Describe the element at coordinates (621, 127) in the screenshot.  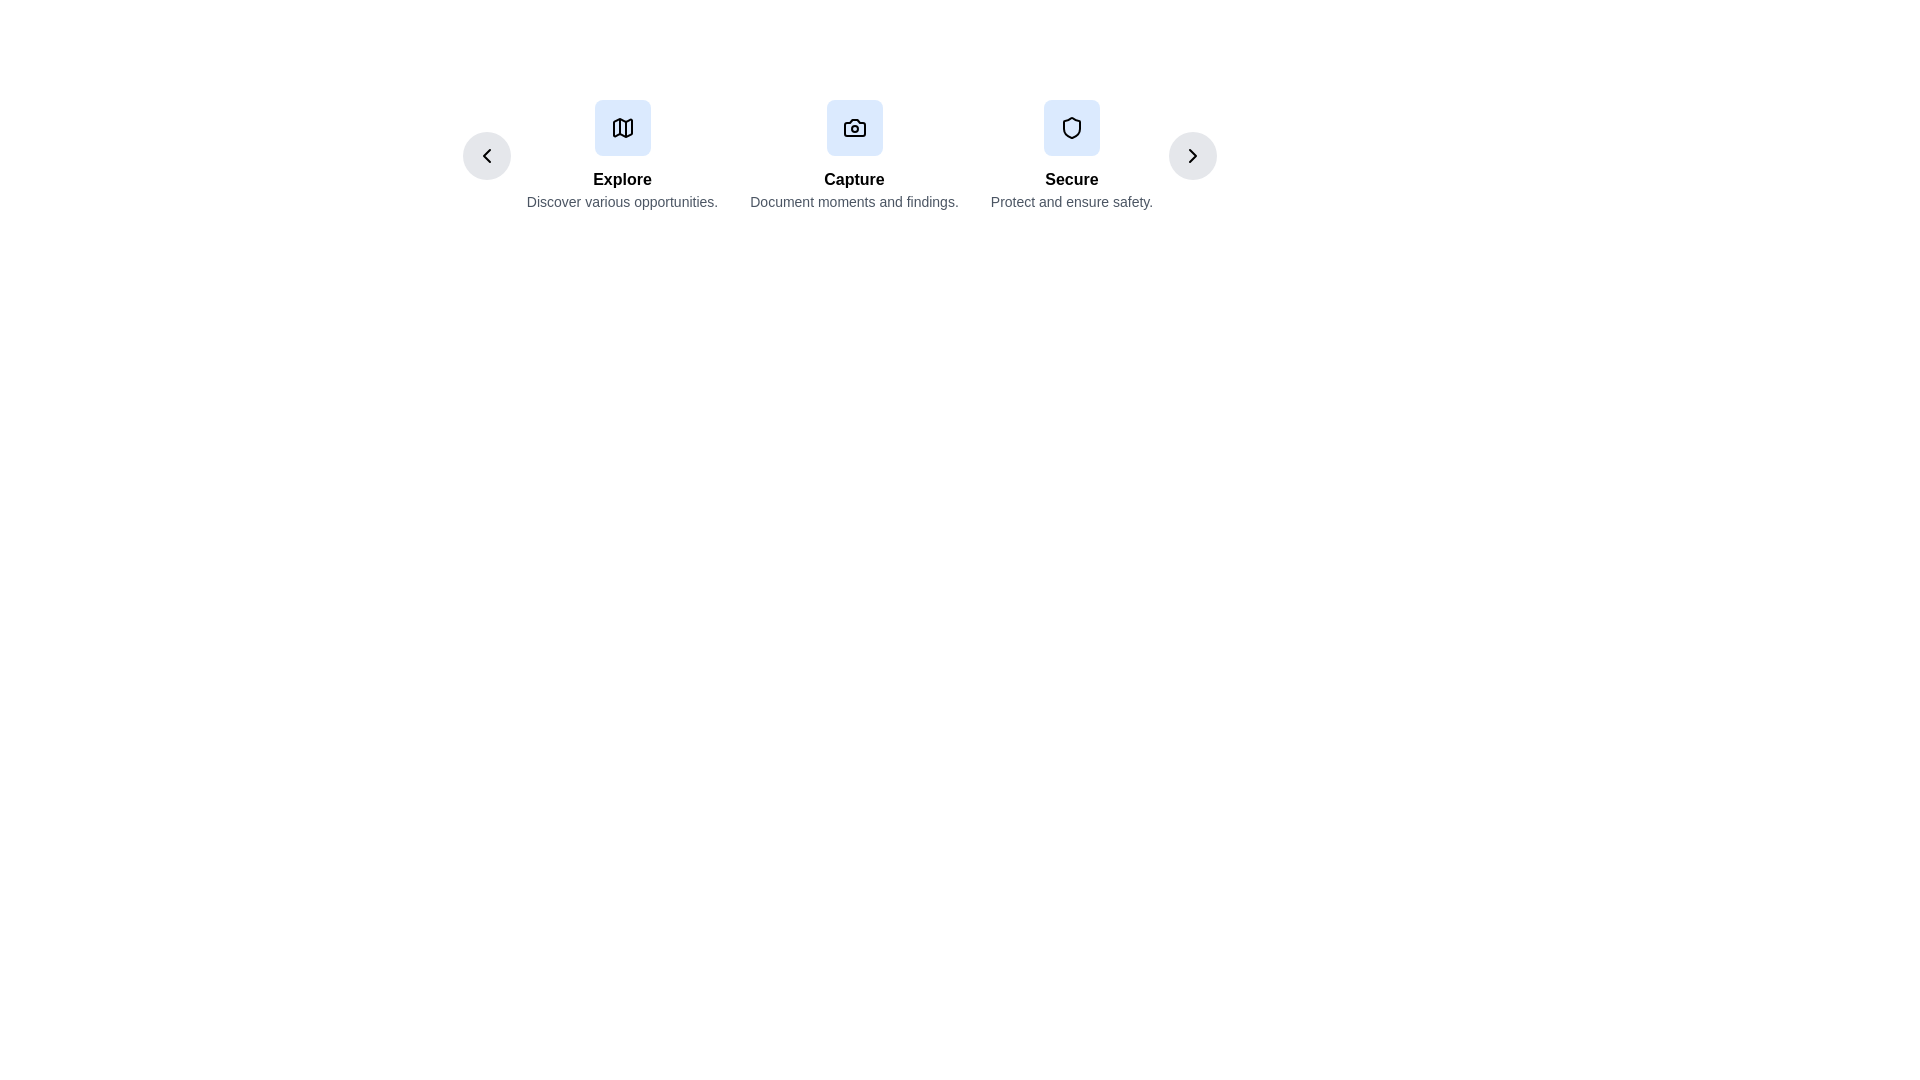
I see `the 'Explore' icon, which is a map illustration icon styled in a soft blue rounded square background` at that location.